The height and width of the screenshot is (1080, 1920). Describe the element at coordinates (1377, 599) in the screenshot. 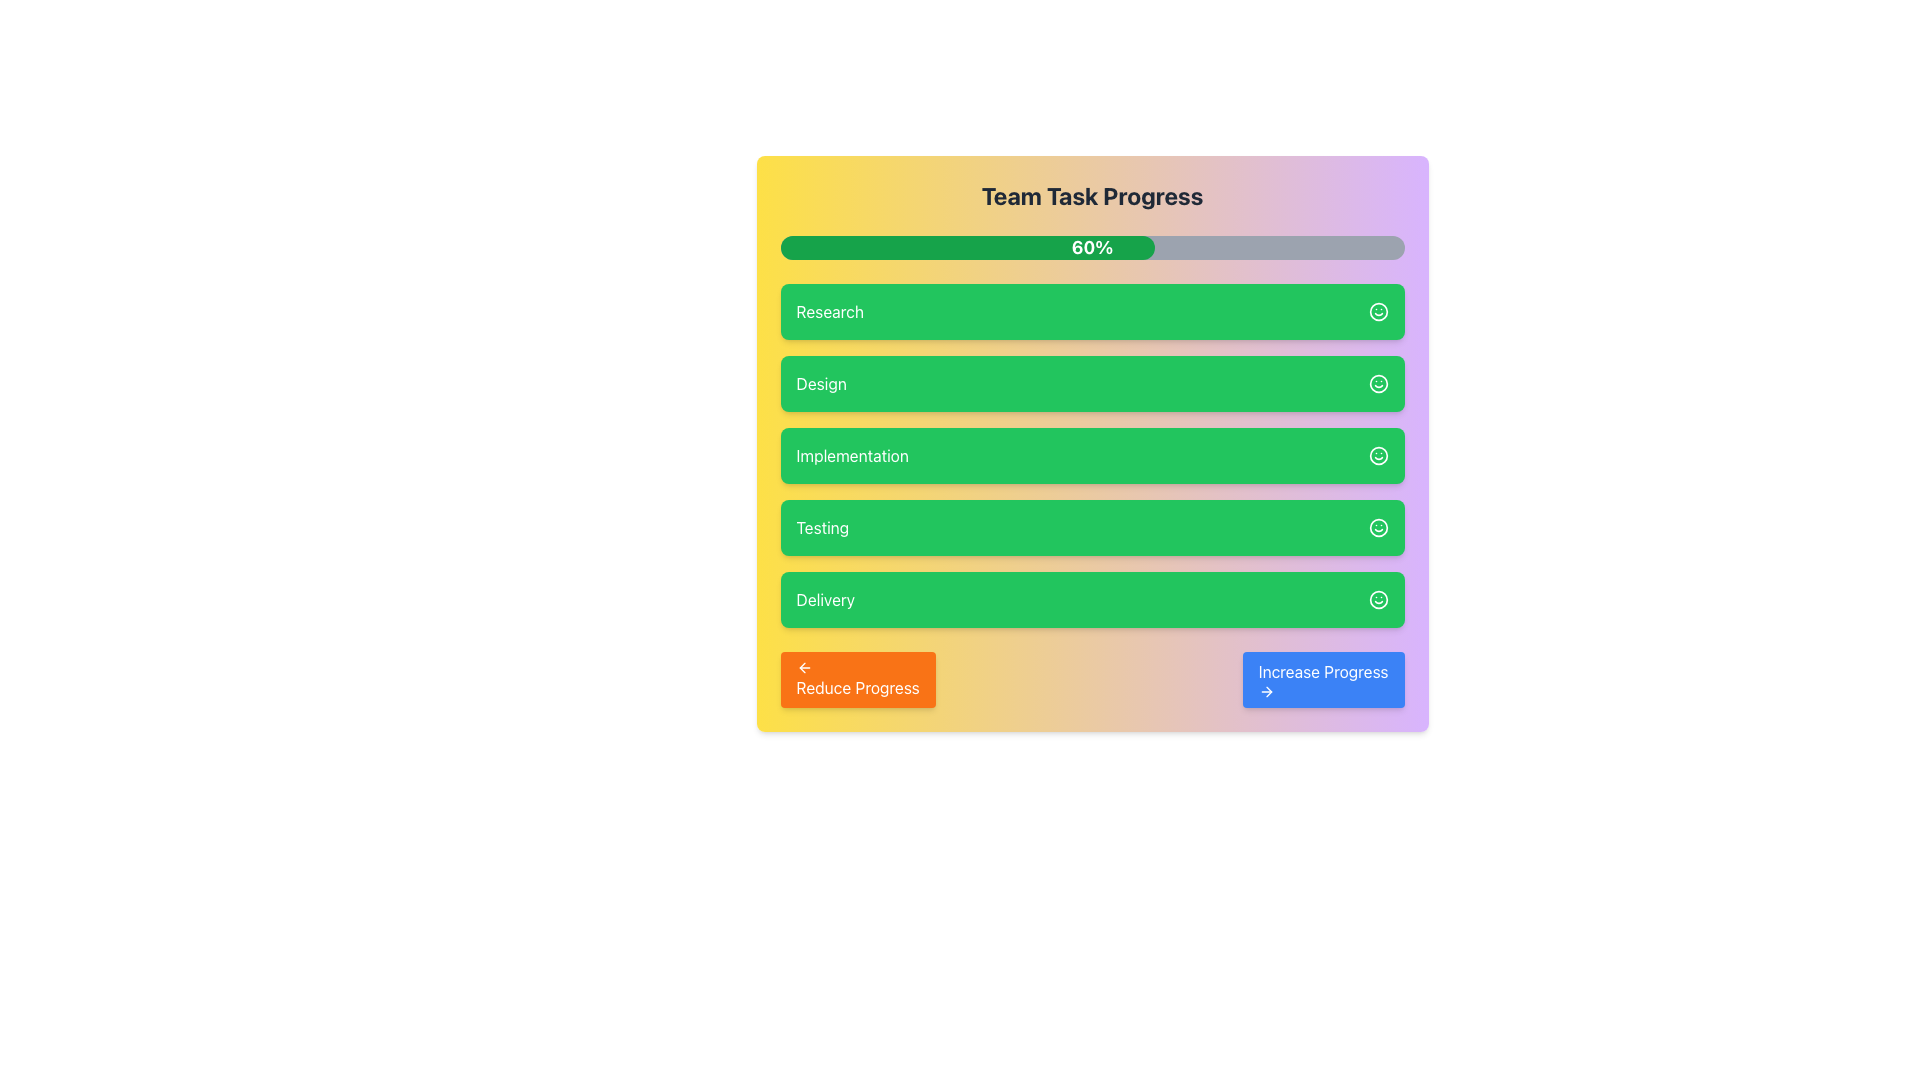

I see `the last smiley face icon in the 'Delivery' task segment, which is styled with a green fill and located towards the rightmost side of the segment` at that location.